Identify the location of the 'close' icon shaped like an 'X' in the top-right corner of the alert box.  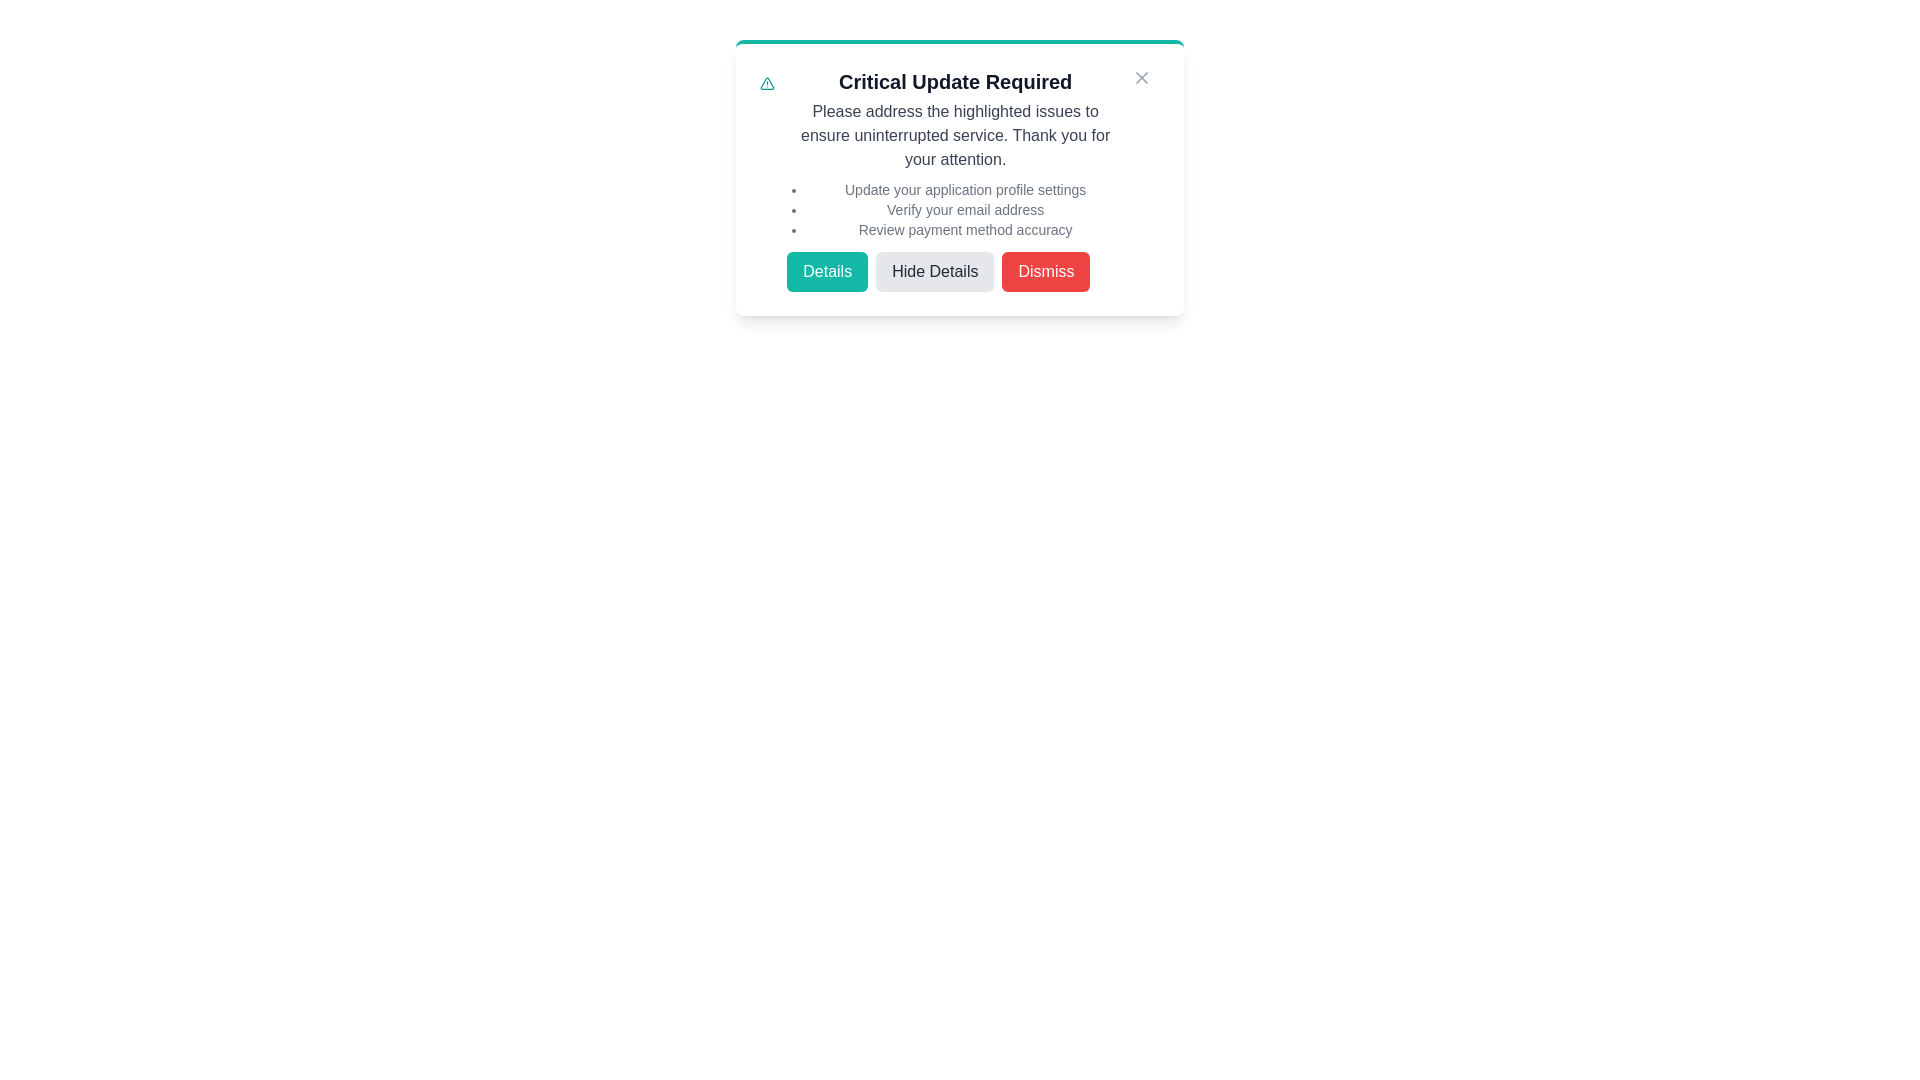
(1142, 76).